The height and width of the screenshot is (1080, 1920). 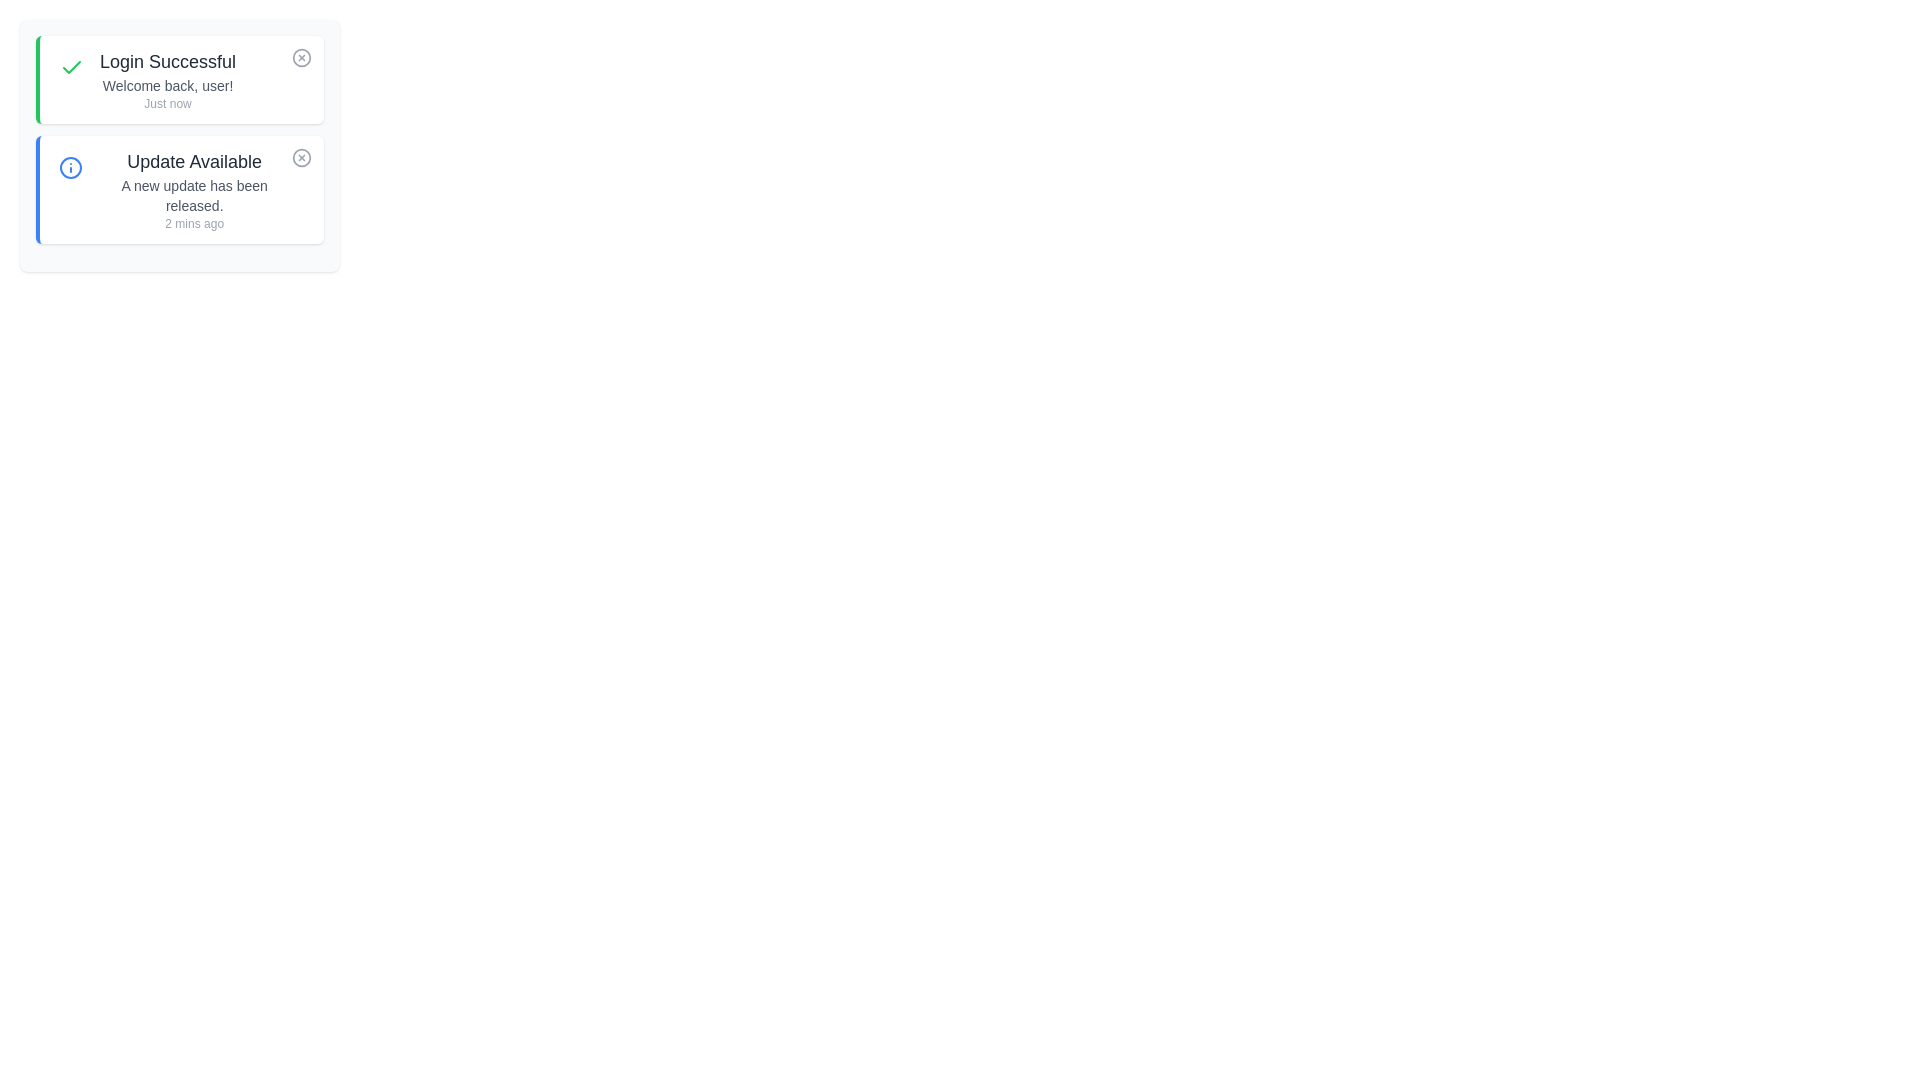 What do you see at coordinates (194, 196) in the screenshot?
I see `the text block that displays the message 'A new update has been released.' which is styled in a small-sized font with a gray color and is located in the bottom-right quadrant of the card UI component` at bounding box center [194, 196].